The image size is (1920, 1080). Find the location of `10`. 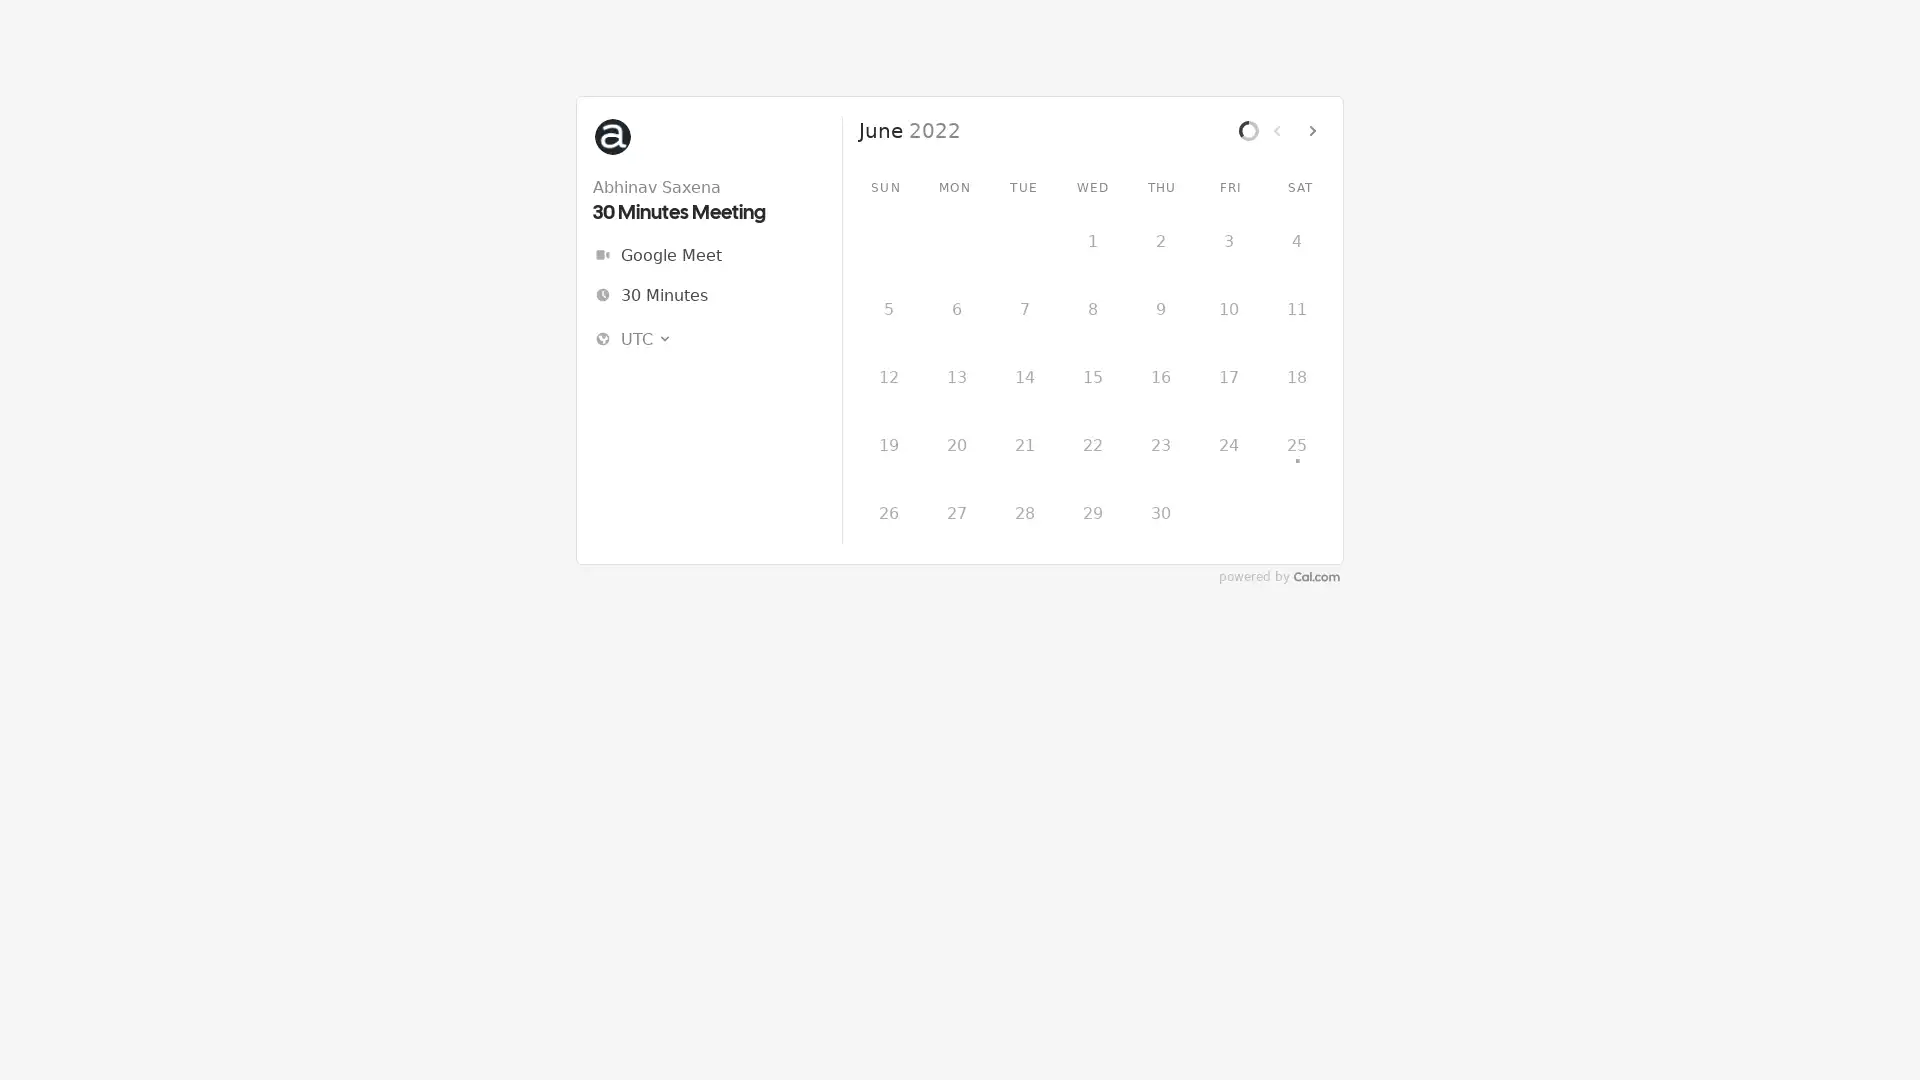

10 is located at coordinates (1227, 308).